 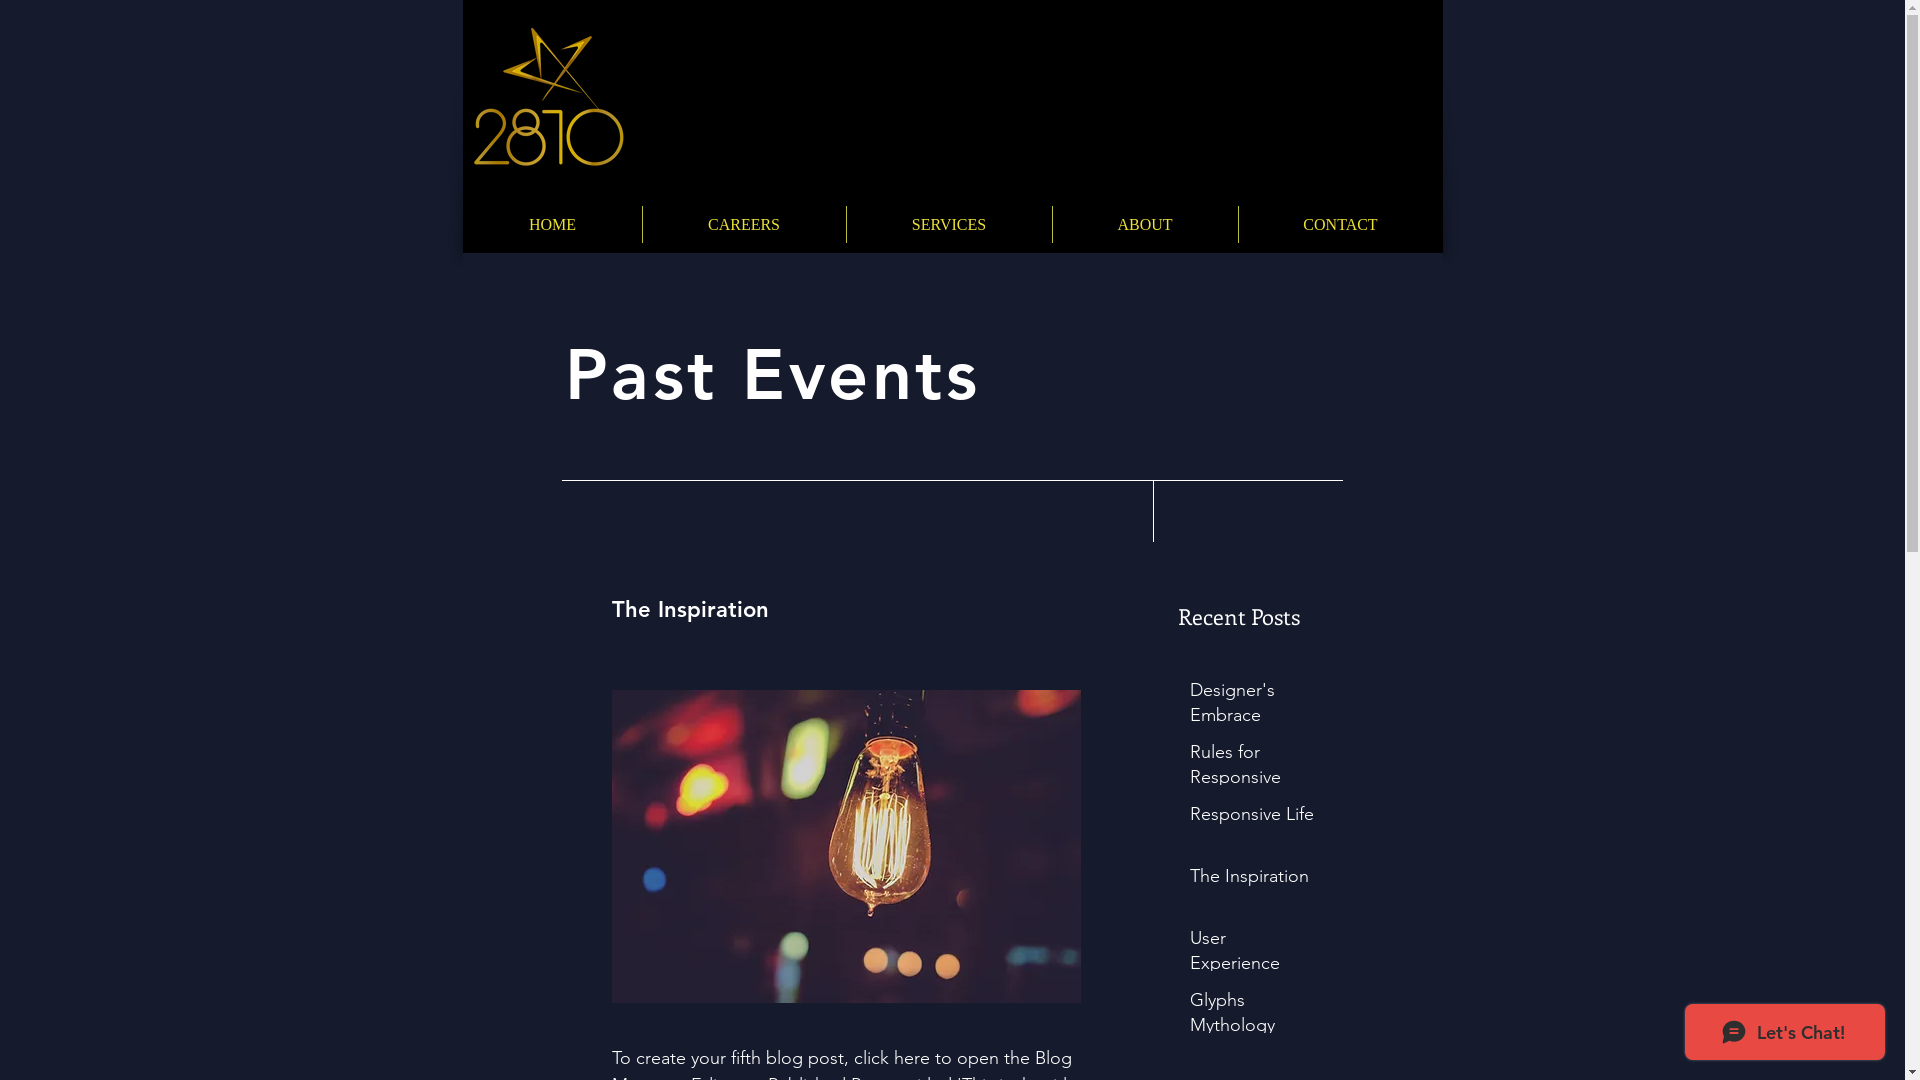 What do you see at coordinates (1190, 954) in the screenshot?
I see `'User Experience'` at bounding box center [1190, 954].